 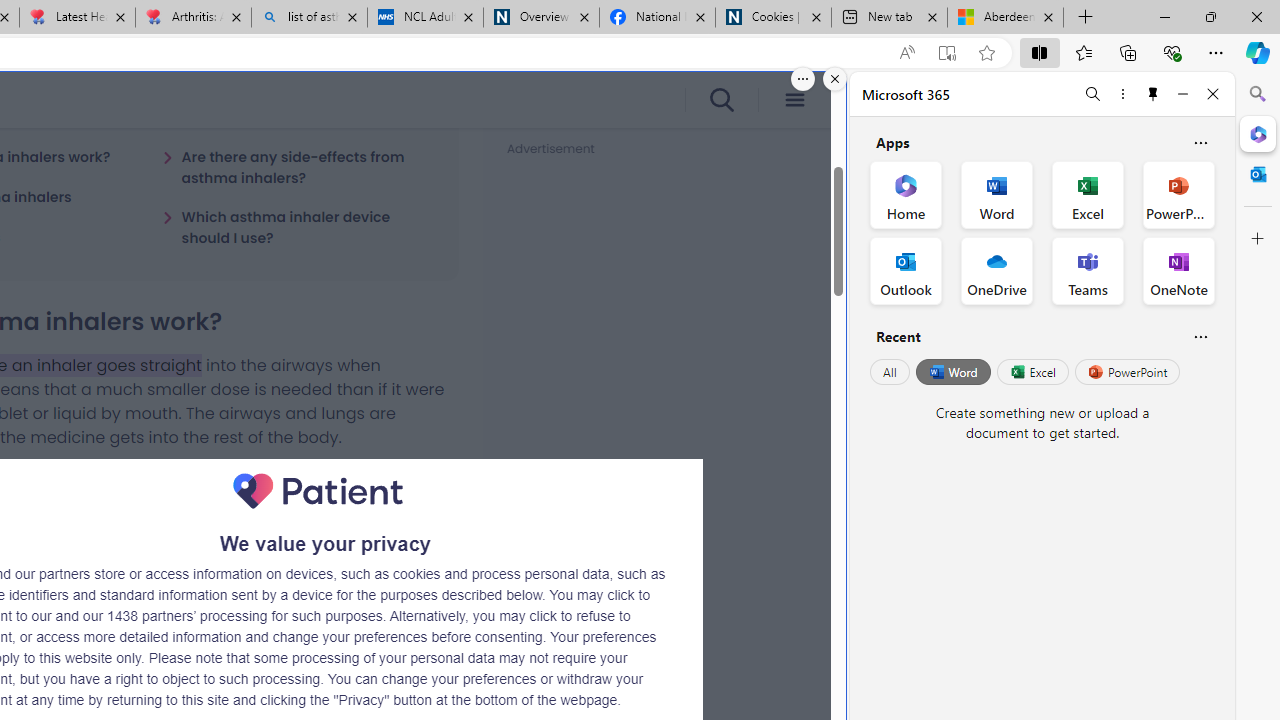 I want to click on 'NCL Adult Asthma Inhaler Choice Guideline', so click(x=423, y=17).